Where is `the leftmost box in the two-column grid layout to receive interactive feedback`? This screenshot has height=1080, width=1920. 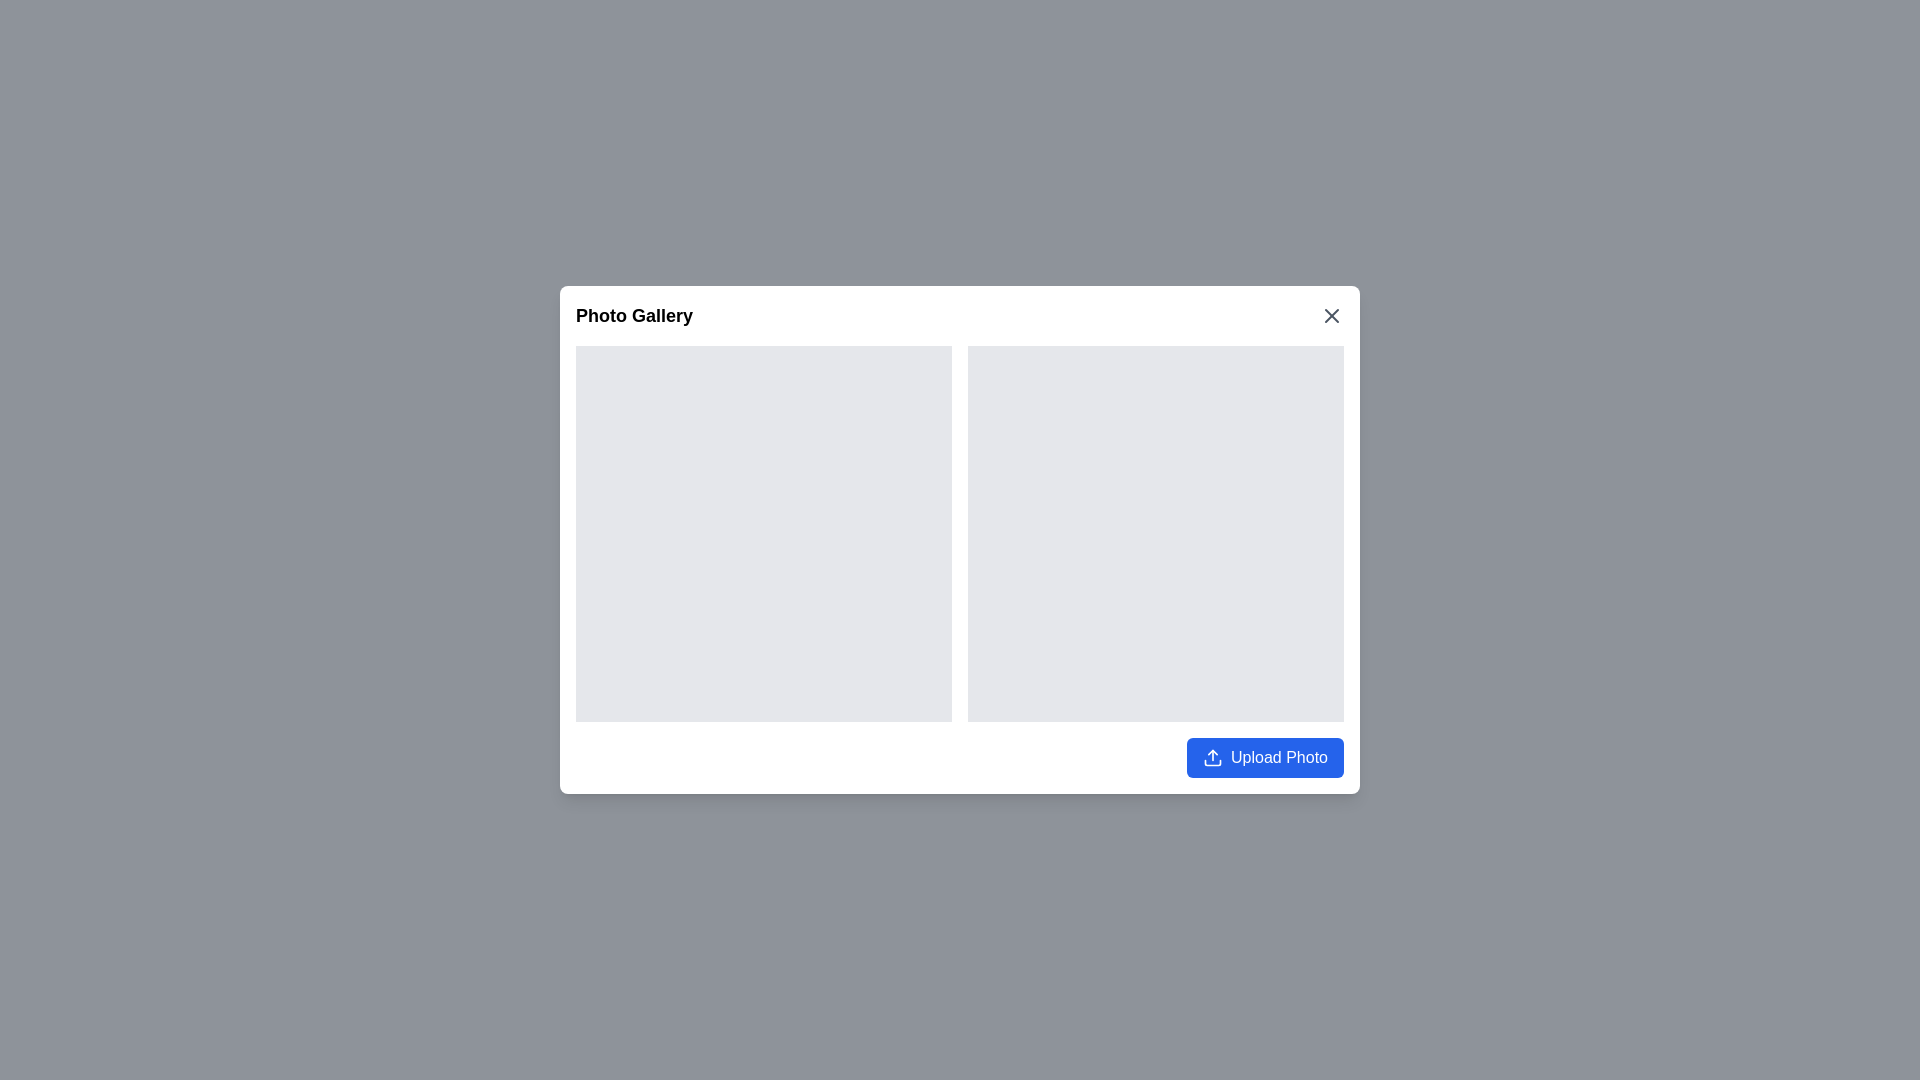 the leftmost box in the two-column grid layout to receive interactive feedback is located at coordinates (762, 532).